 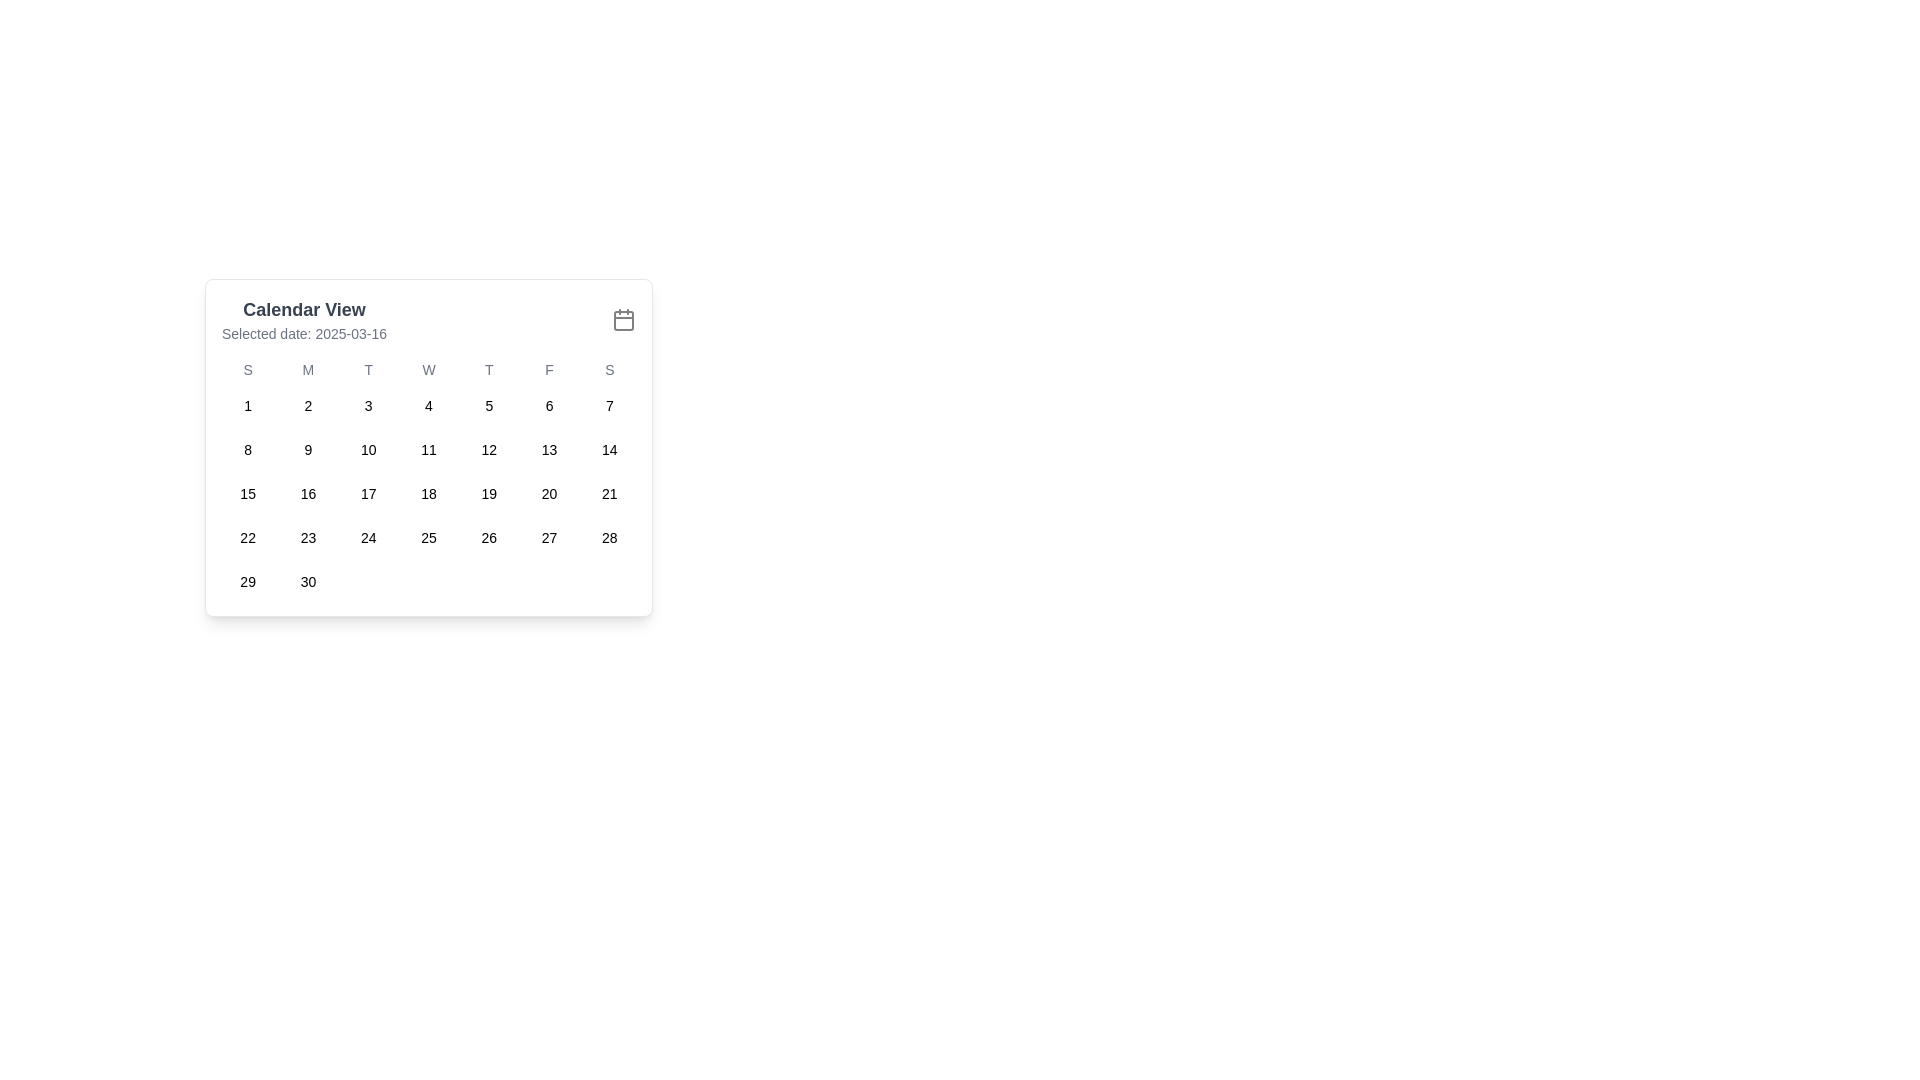 I want to click on the date '15' in the calendar, so click(x=247, y=493).